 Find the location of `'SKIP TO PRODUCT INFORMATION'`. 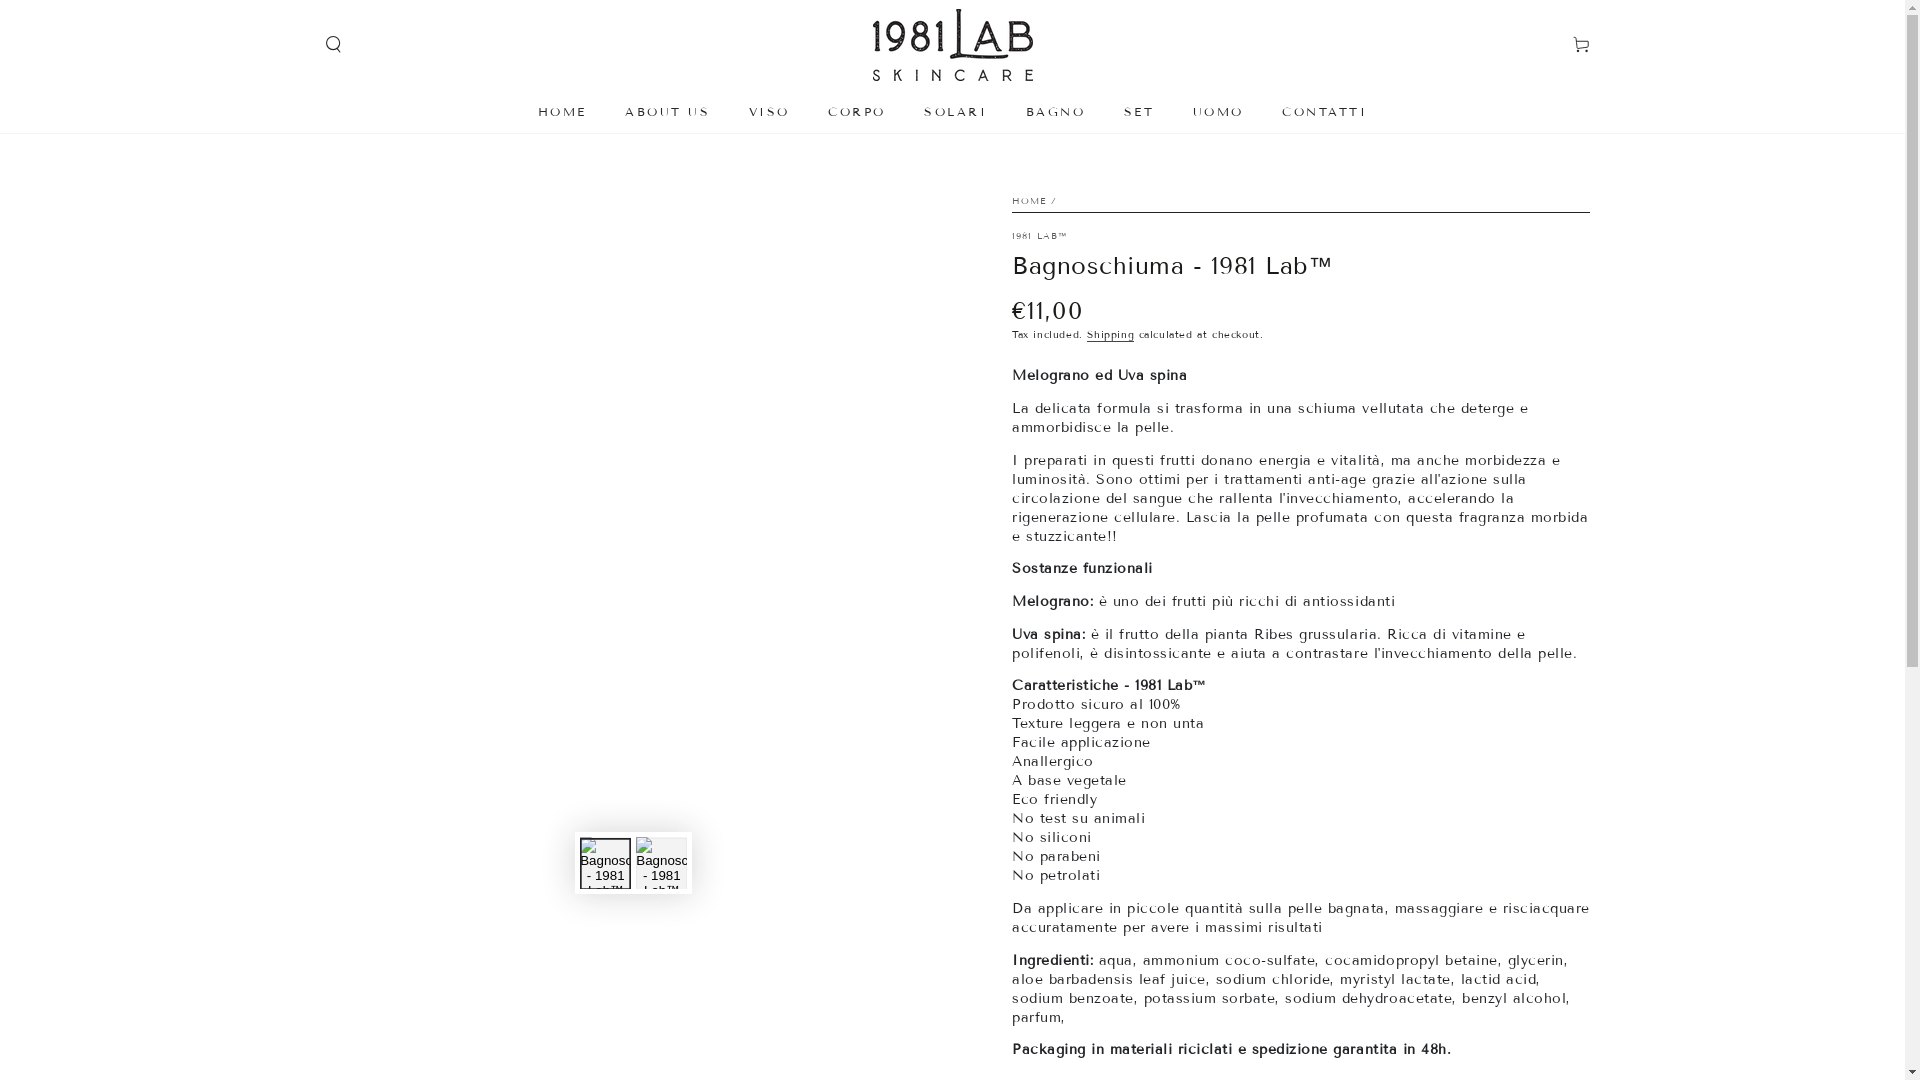

'SKIP TO PRODUCT INFORMATION' is located at coordinates (415, 189).